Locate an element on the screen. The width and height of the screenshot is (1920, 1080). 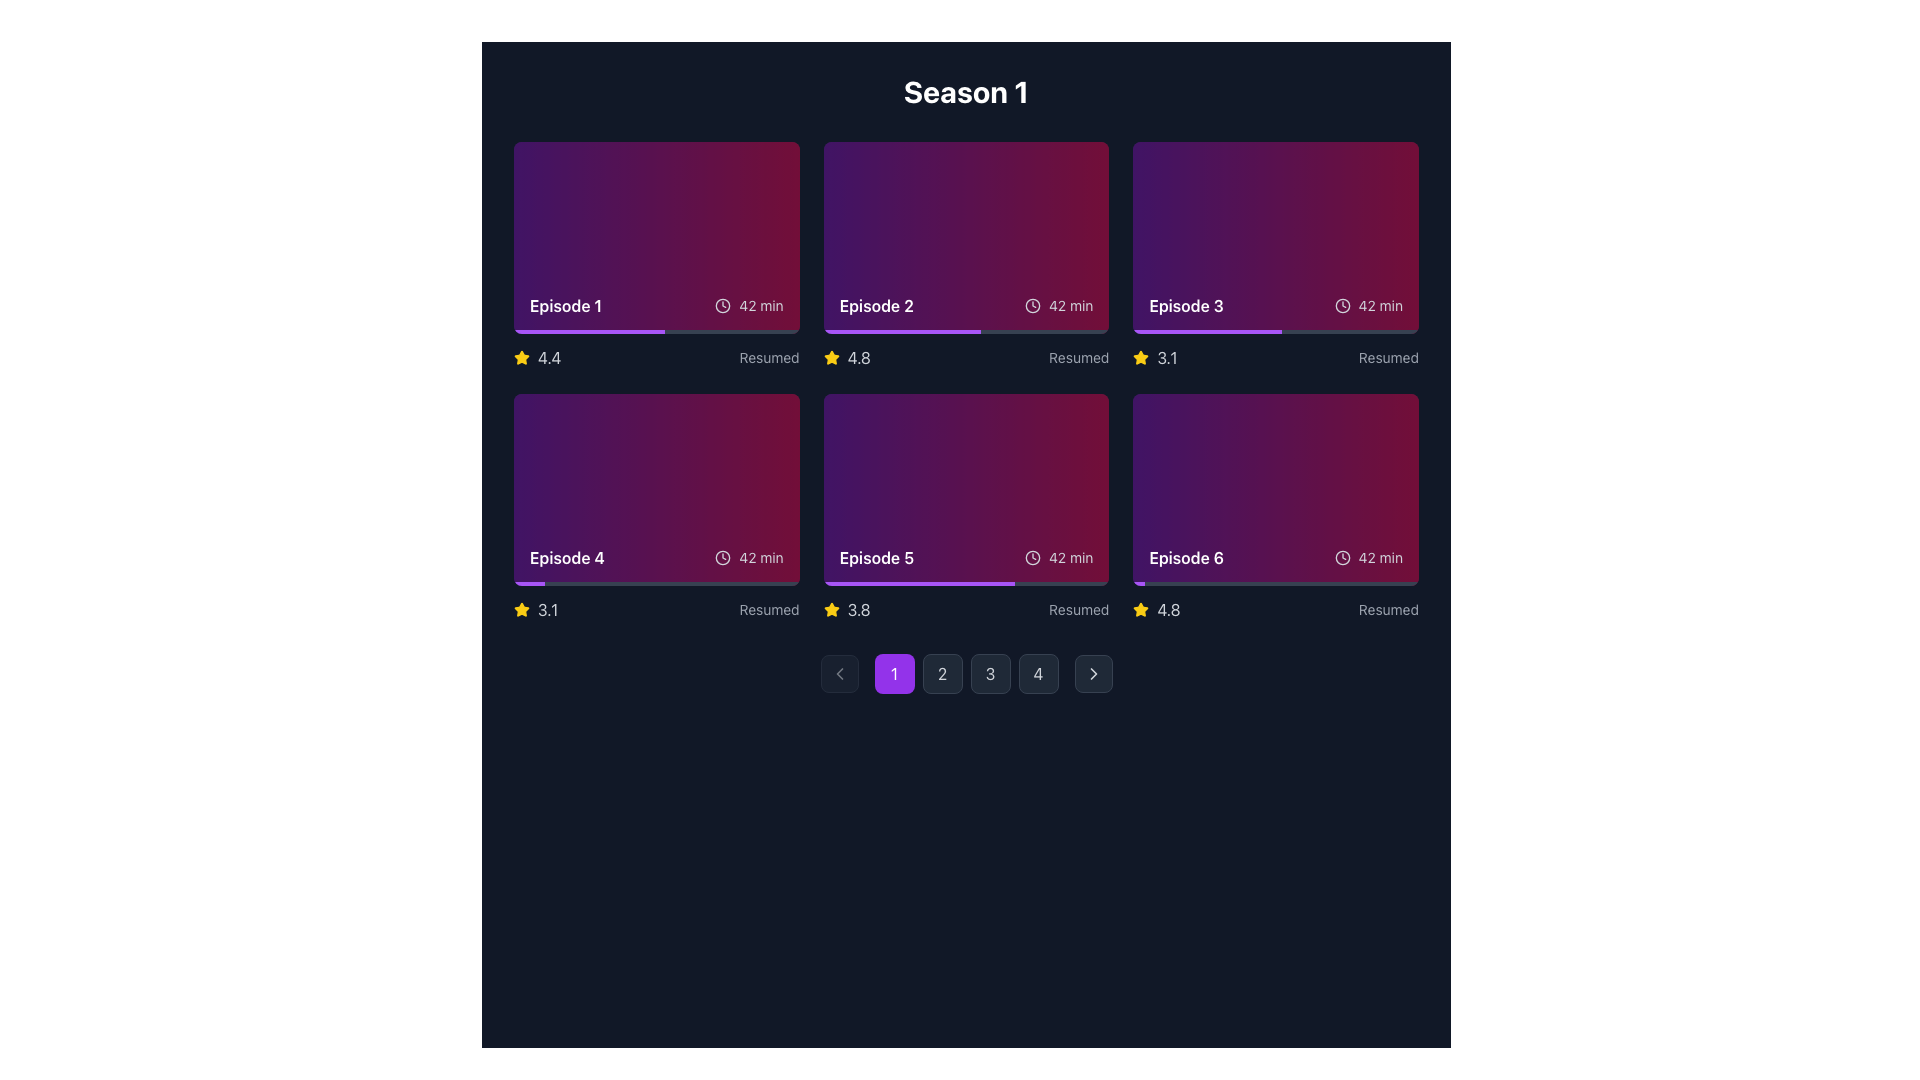
the circular shape inside the SVG graphic of the clock icon, which represents the time indicator for the 'Episode 4' item in the episode grid is located at coordinates (722, 558).